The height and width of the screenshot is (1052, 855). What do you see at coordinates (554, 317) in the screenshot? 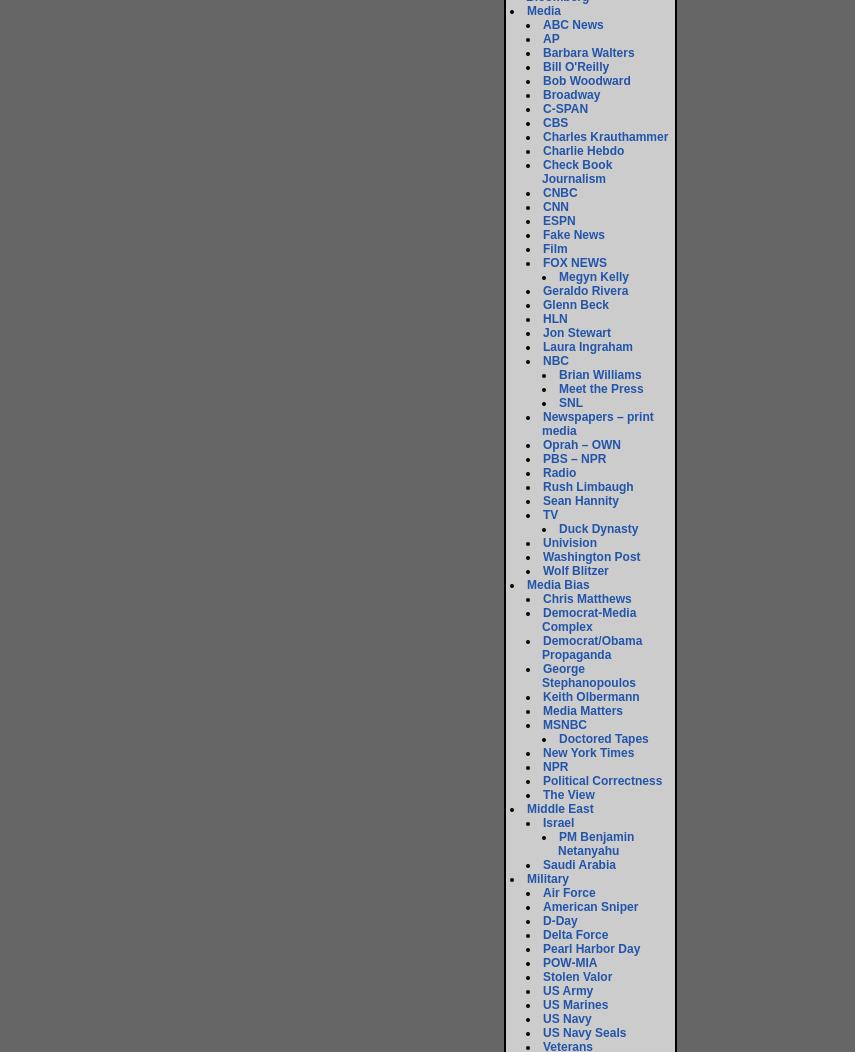
I see `'HLN'` at bounding box center [554, 317].